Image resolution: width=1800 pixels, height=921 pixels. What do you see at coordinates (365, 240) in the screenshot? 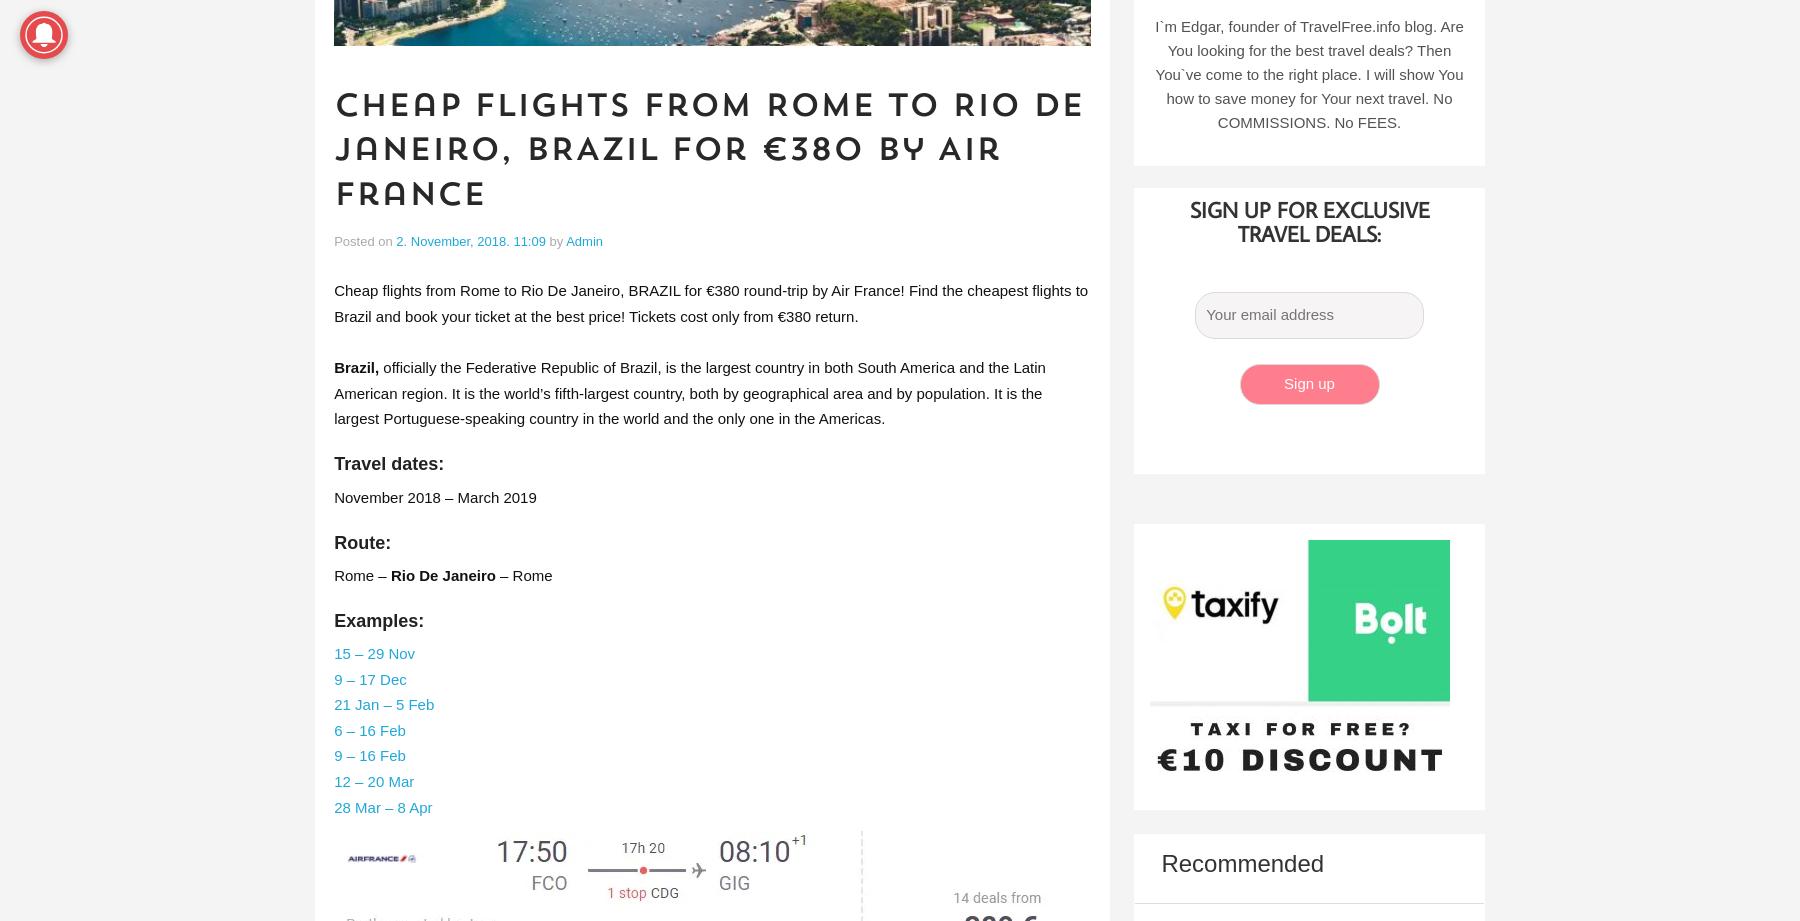
I see `'Posted on'` at bounding box center [365, 240].